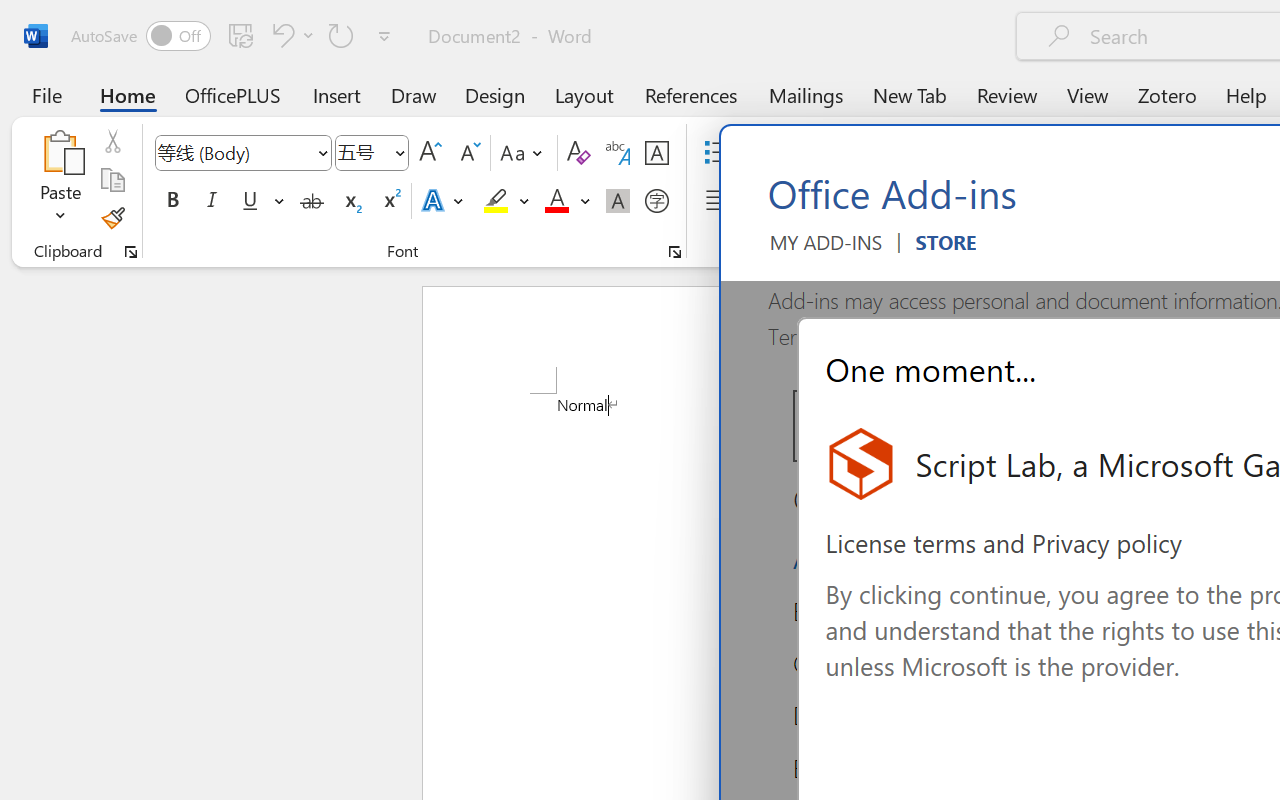 This screenshot has height=800, width=1280. Describe the element at coordinates (1007, 94) in the screenshot. I see `'Review'` at that location.